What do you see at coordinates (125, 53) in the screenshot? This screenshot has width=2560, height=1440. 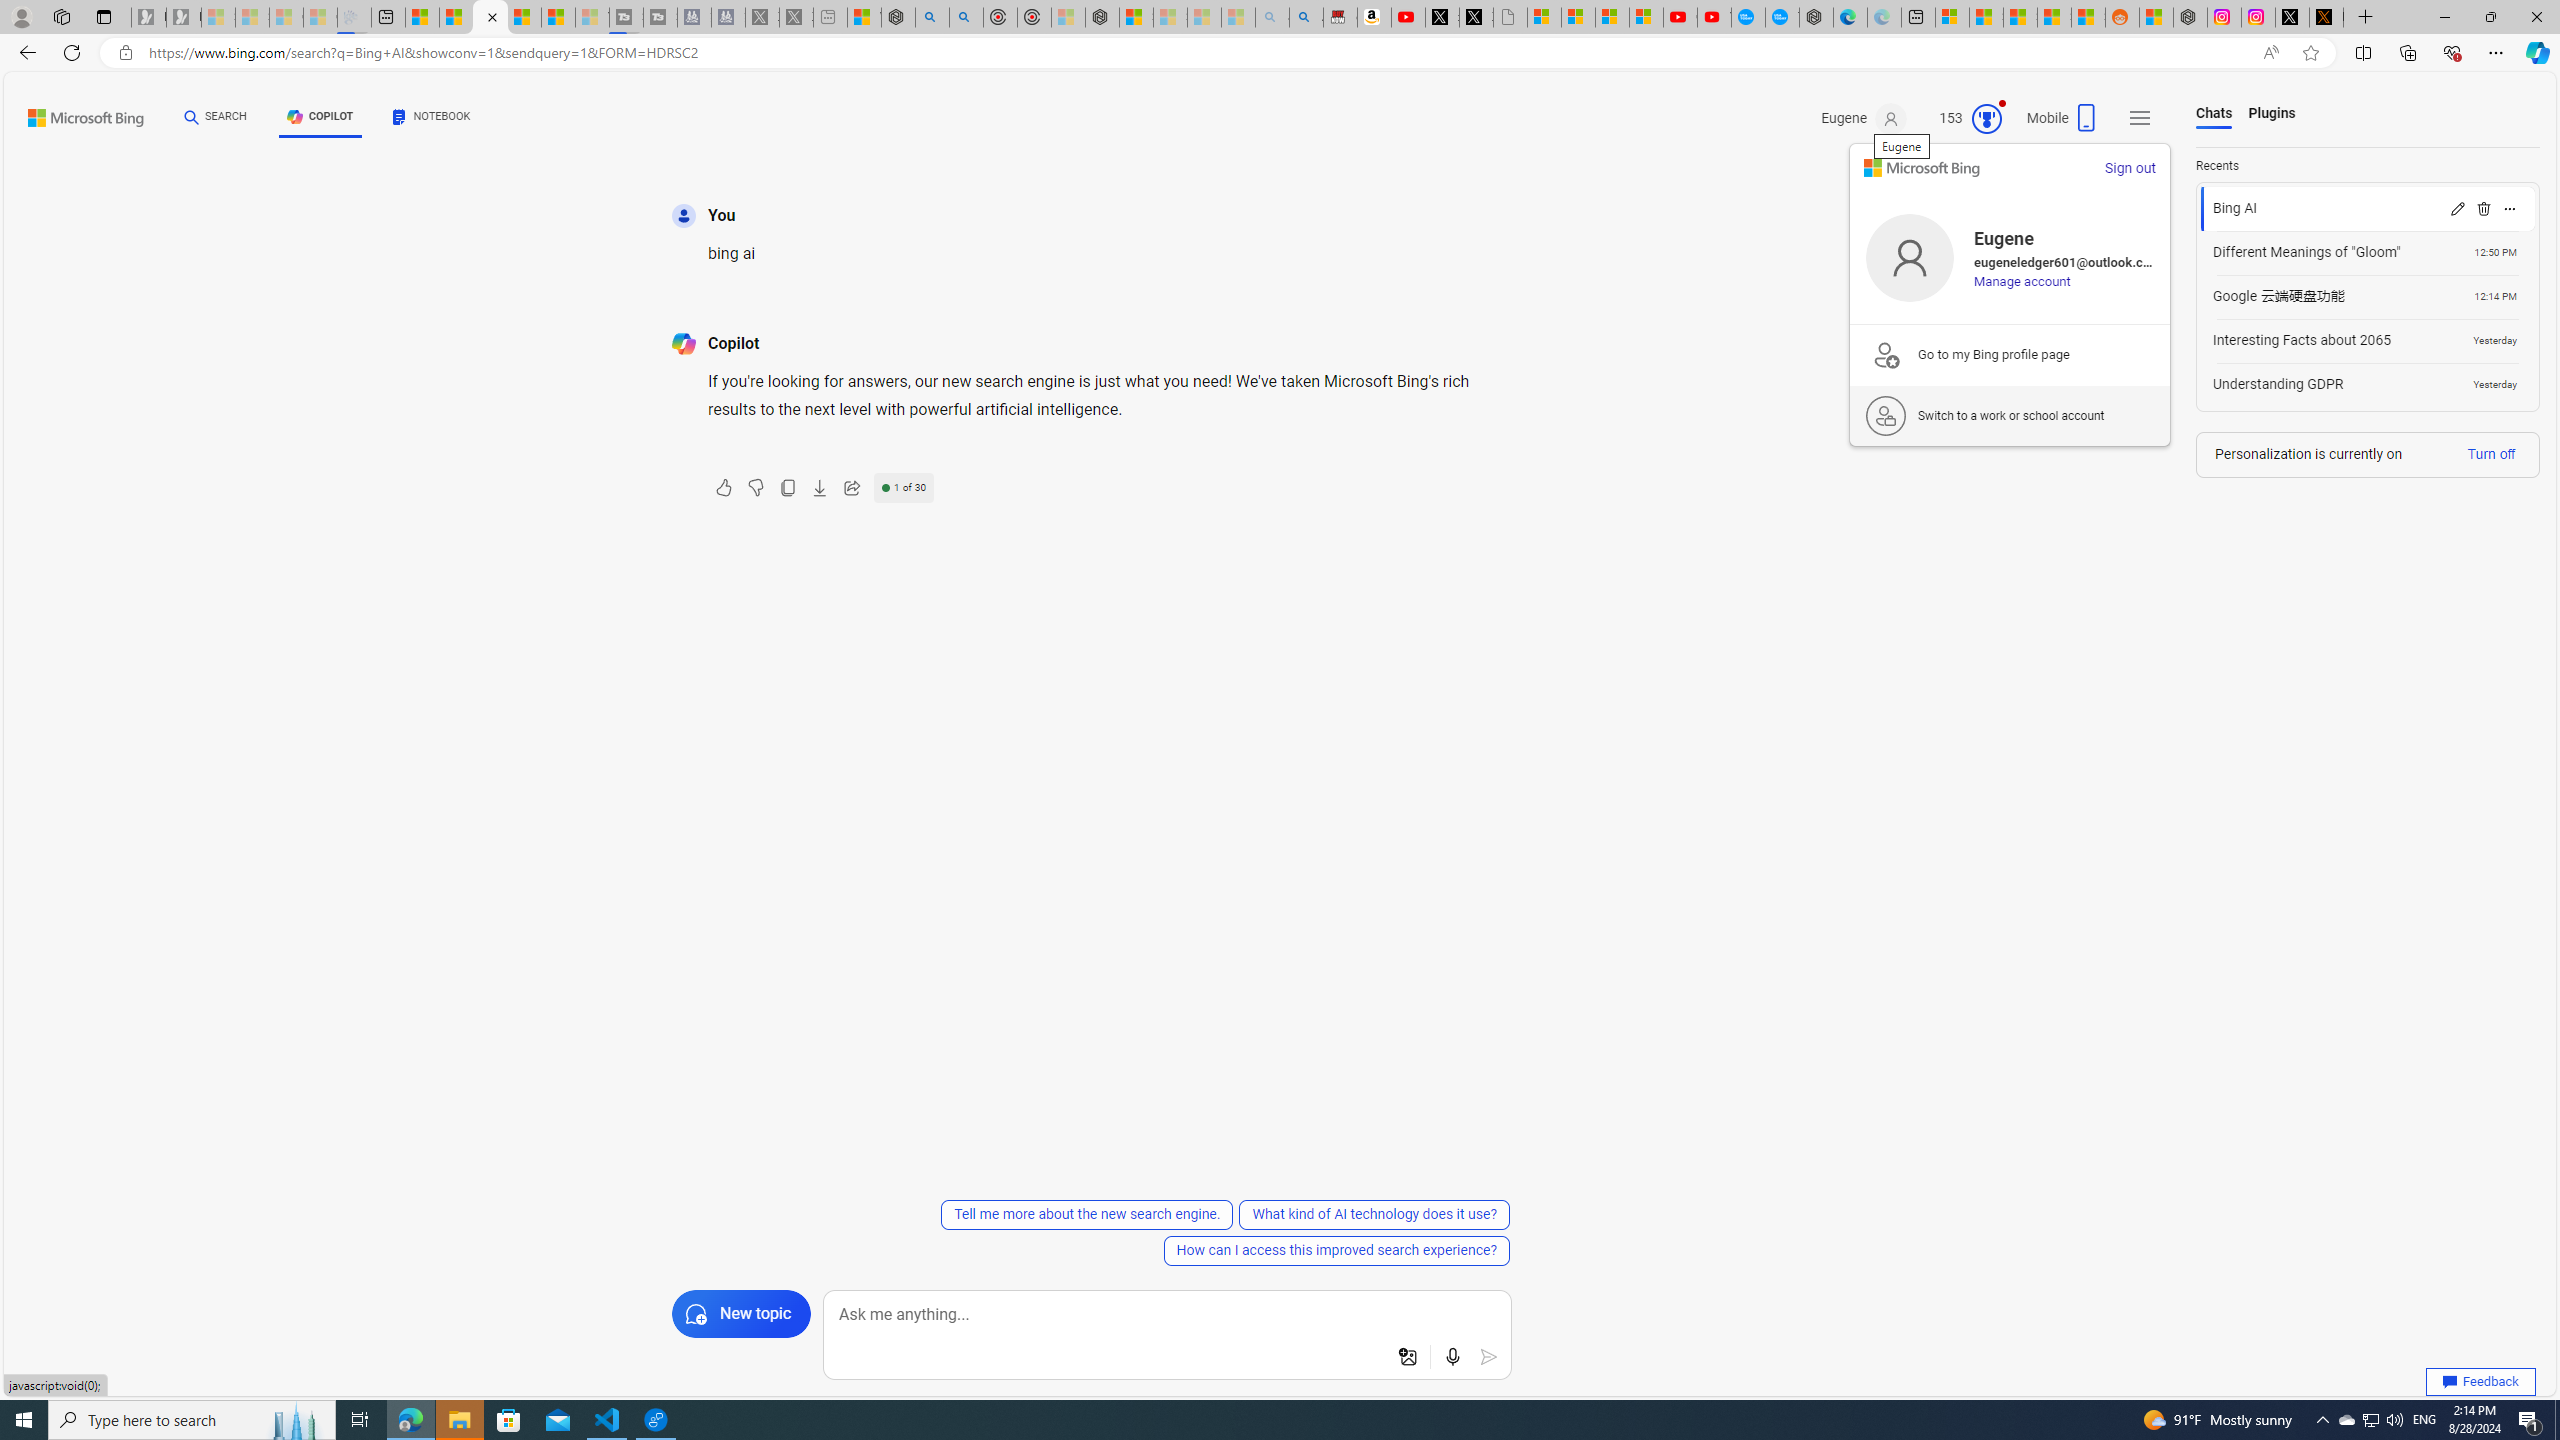 I see `'View site information'` at bounding box center [125, 53].